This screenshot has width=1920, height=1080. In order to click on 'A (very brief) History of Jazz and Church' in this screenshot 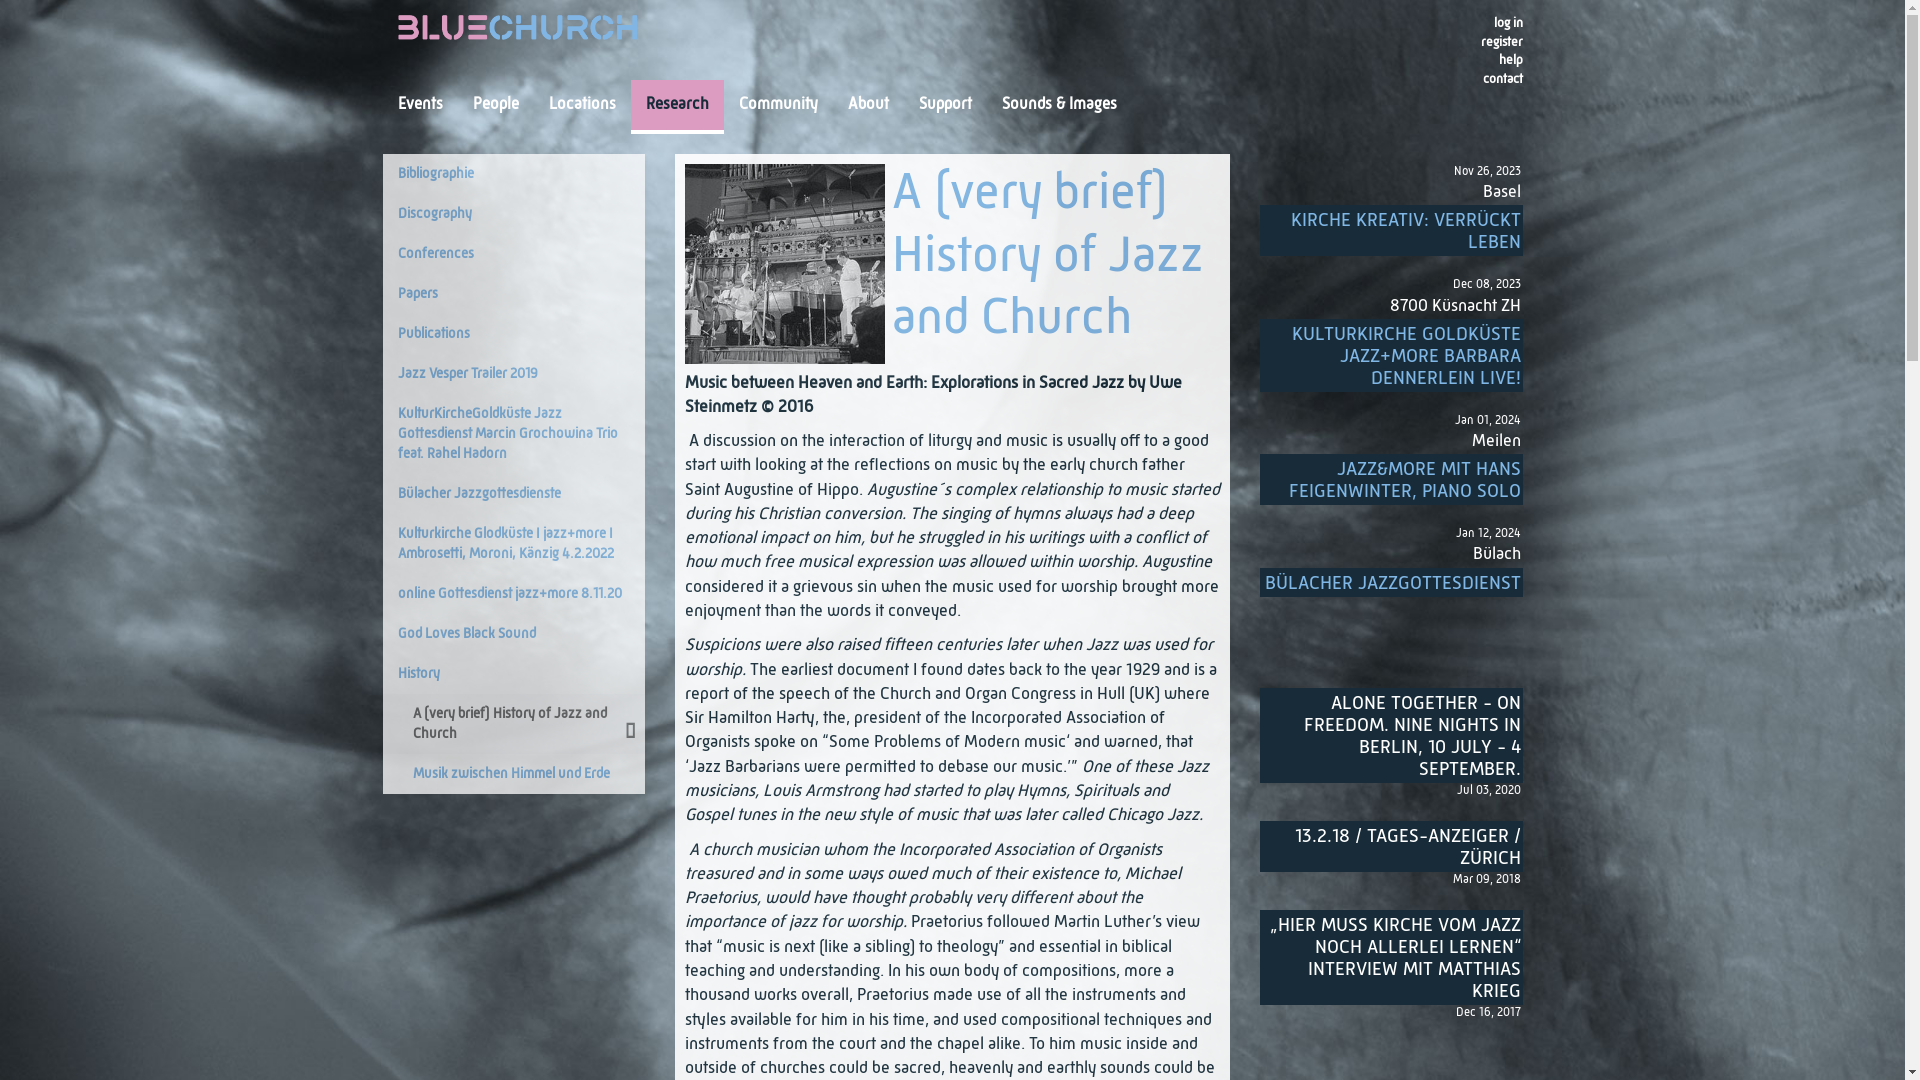, I will do `click(382, 724)`.